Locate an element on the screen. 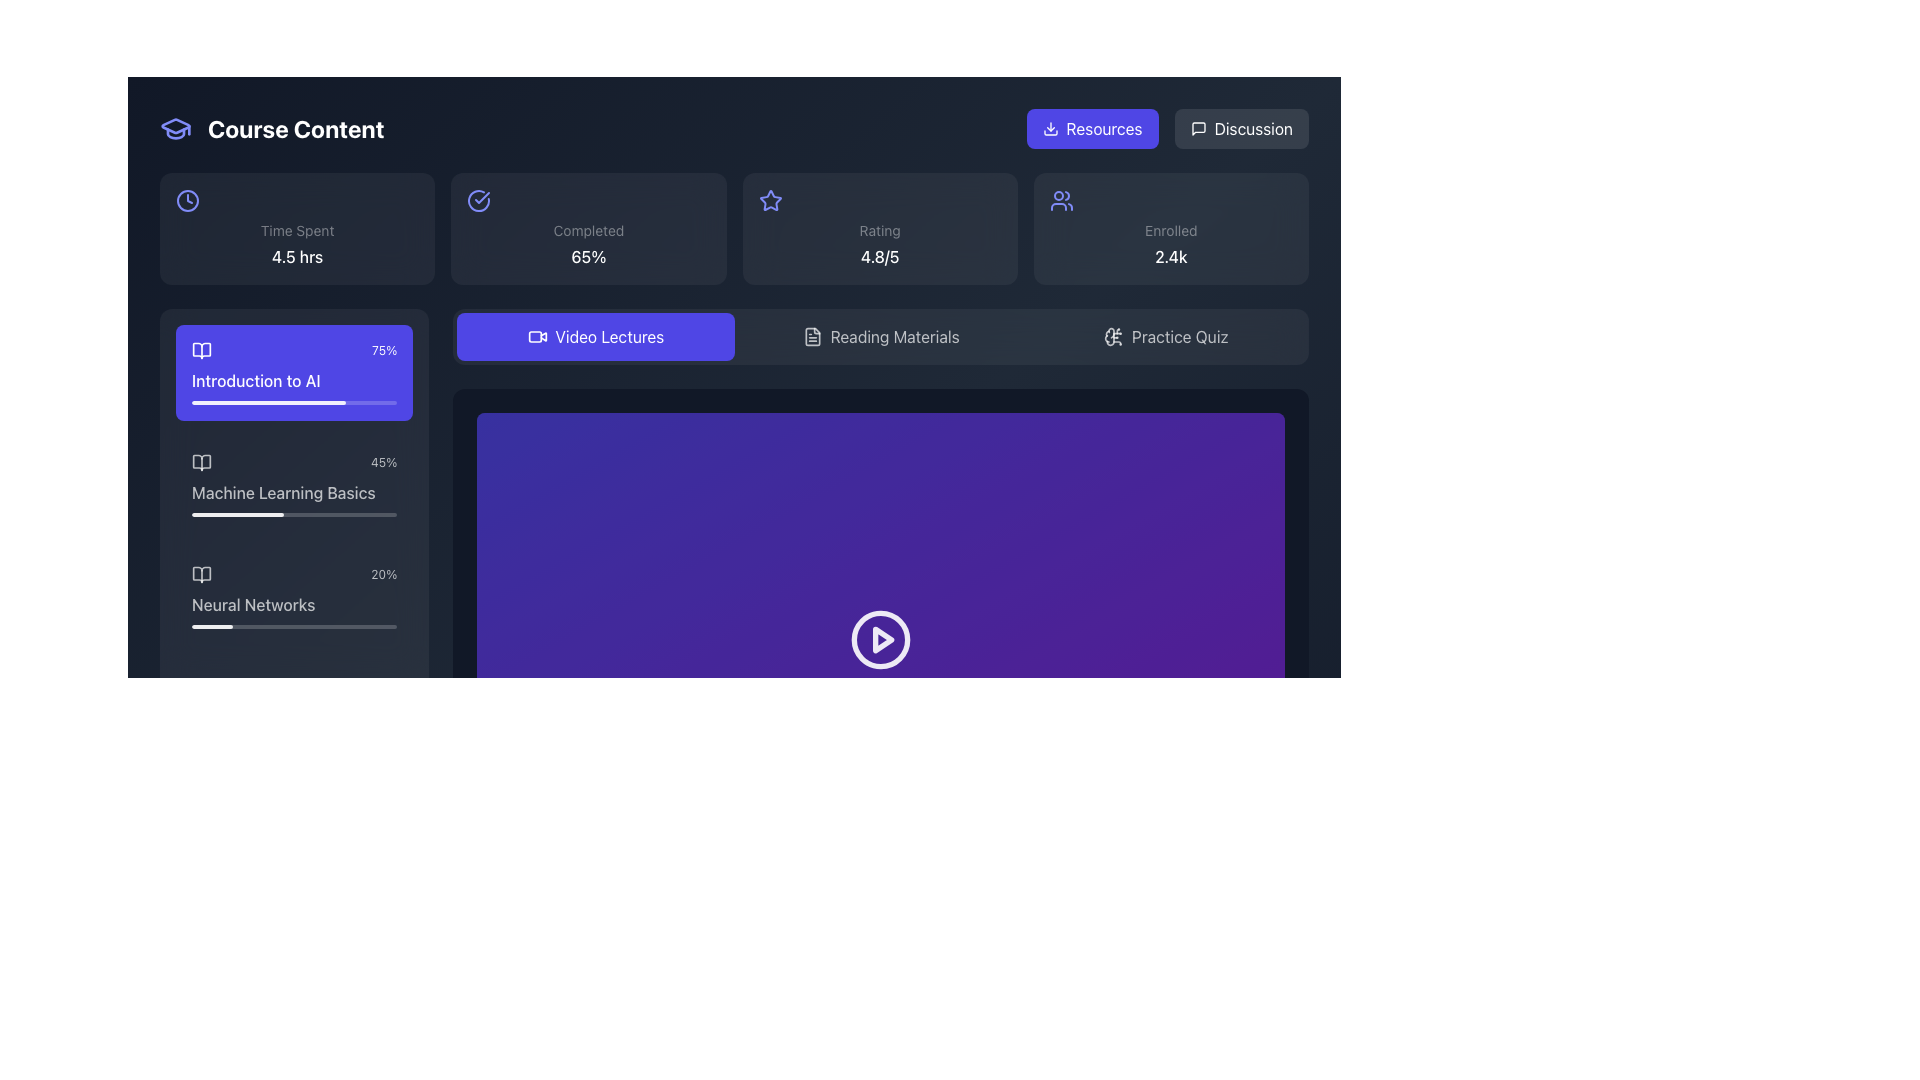  the 'Video Lectures' text label, which is styled in white on a blue background and is part of the navigation button in the menu bar is located at coordinates (608, 335).